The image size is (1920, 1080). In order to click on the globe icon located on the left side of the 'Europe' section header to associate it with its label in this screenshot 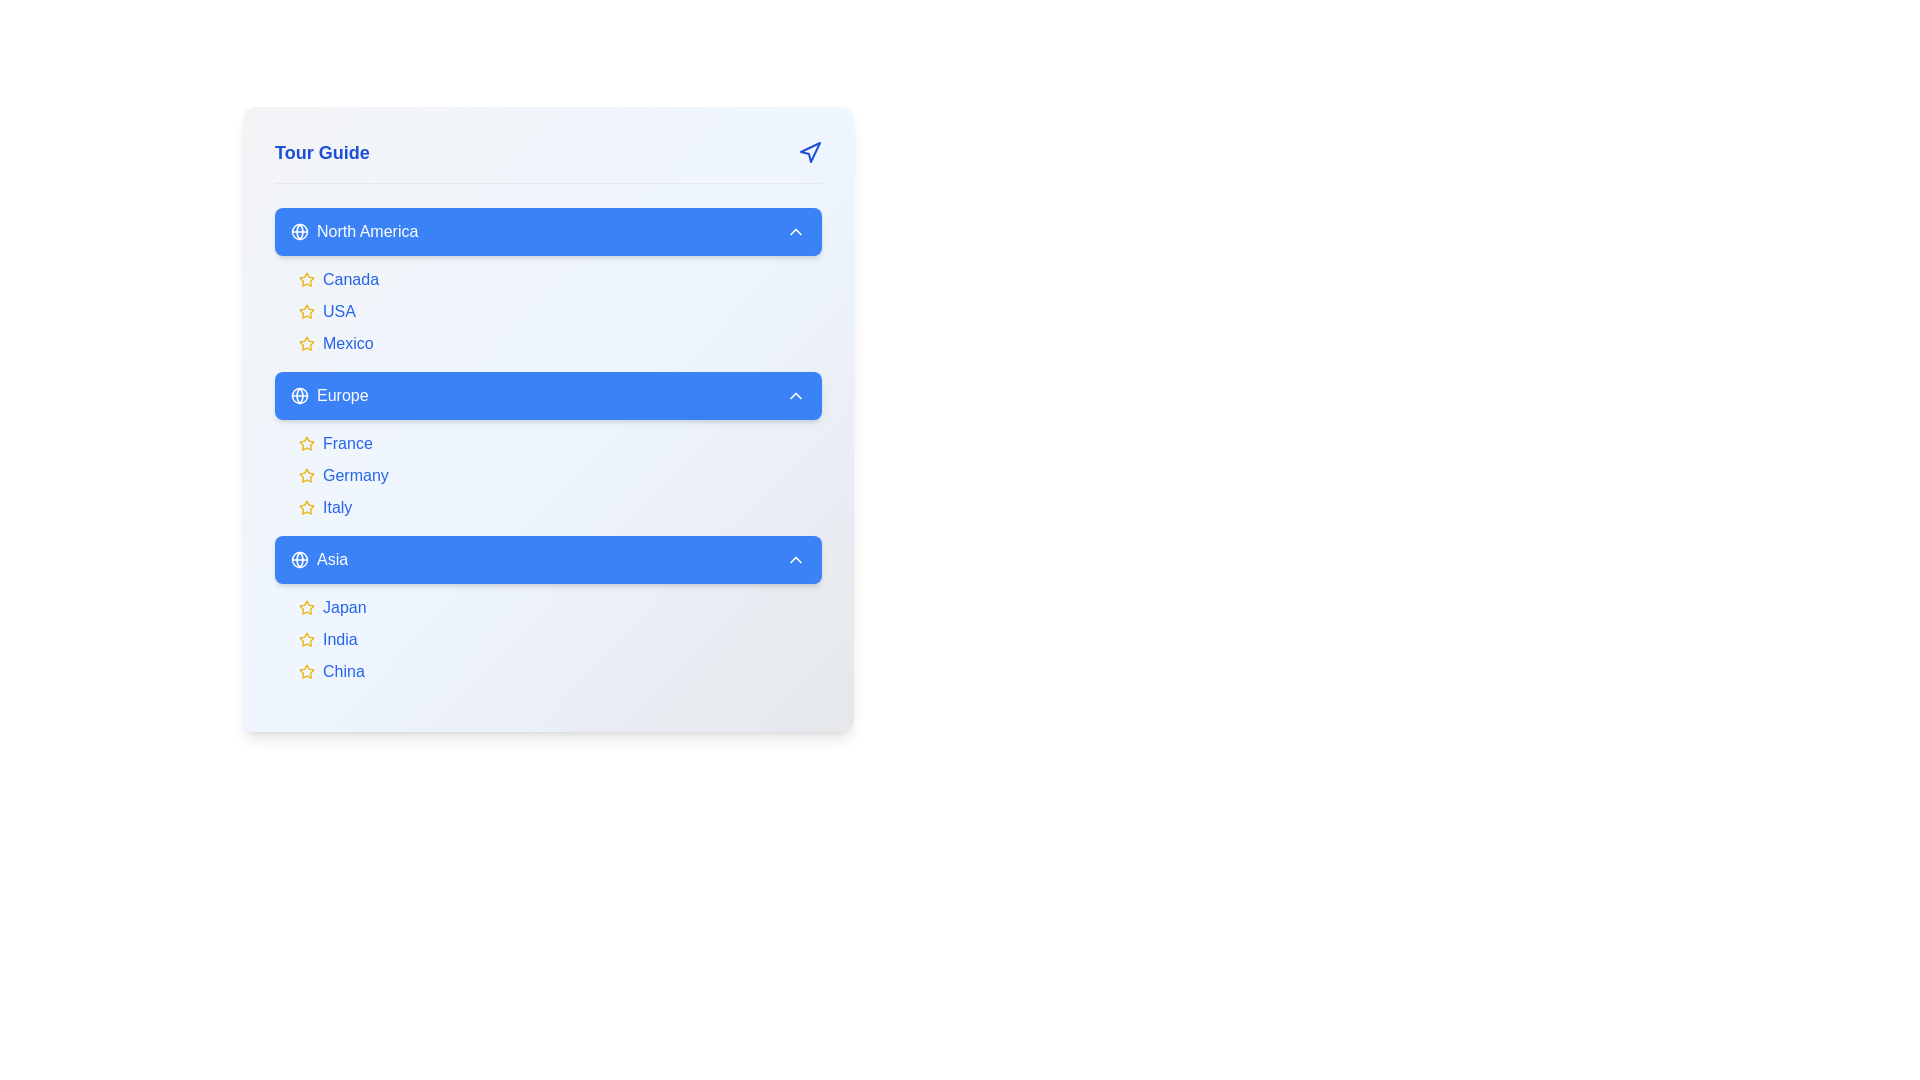, I will do `click(298, 396)`.